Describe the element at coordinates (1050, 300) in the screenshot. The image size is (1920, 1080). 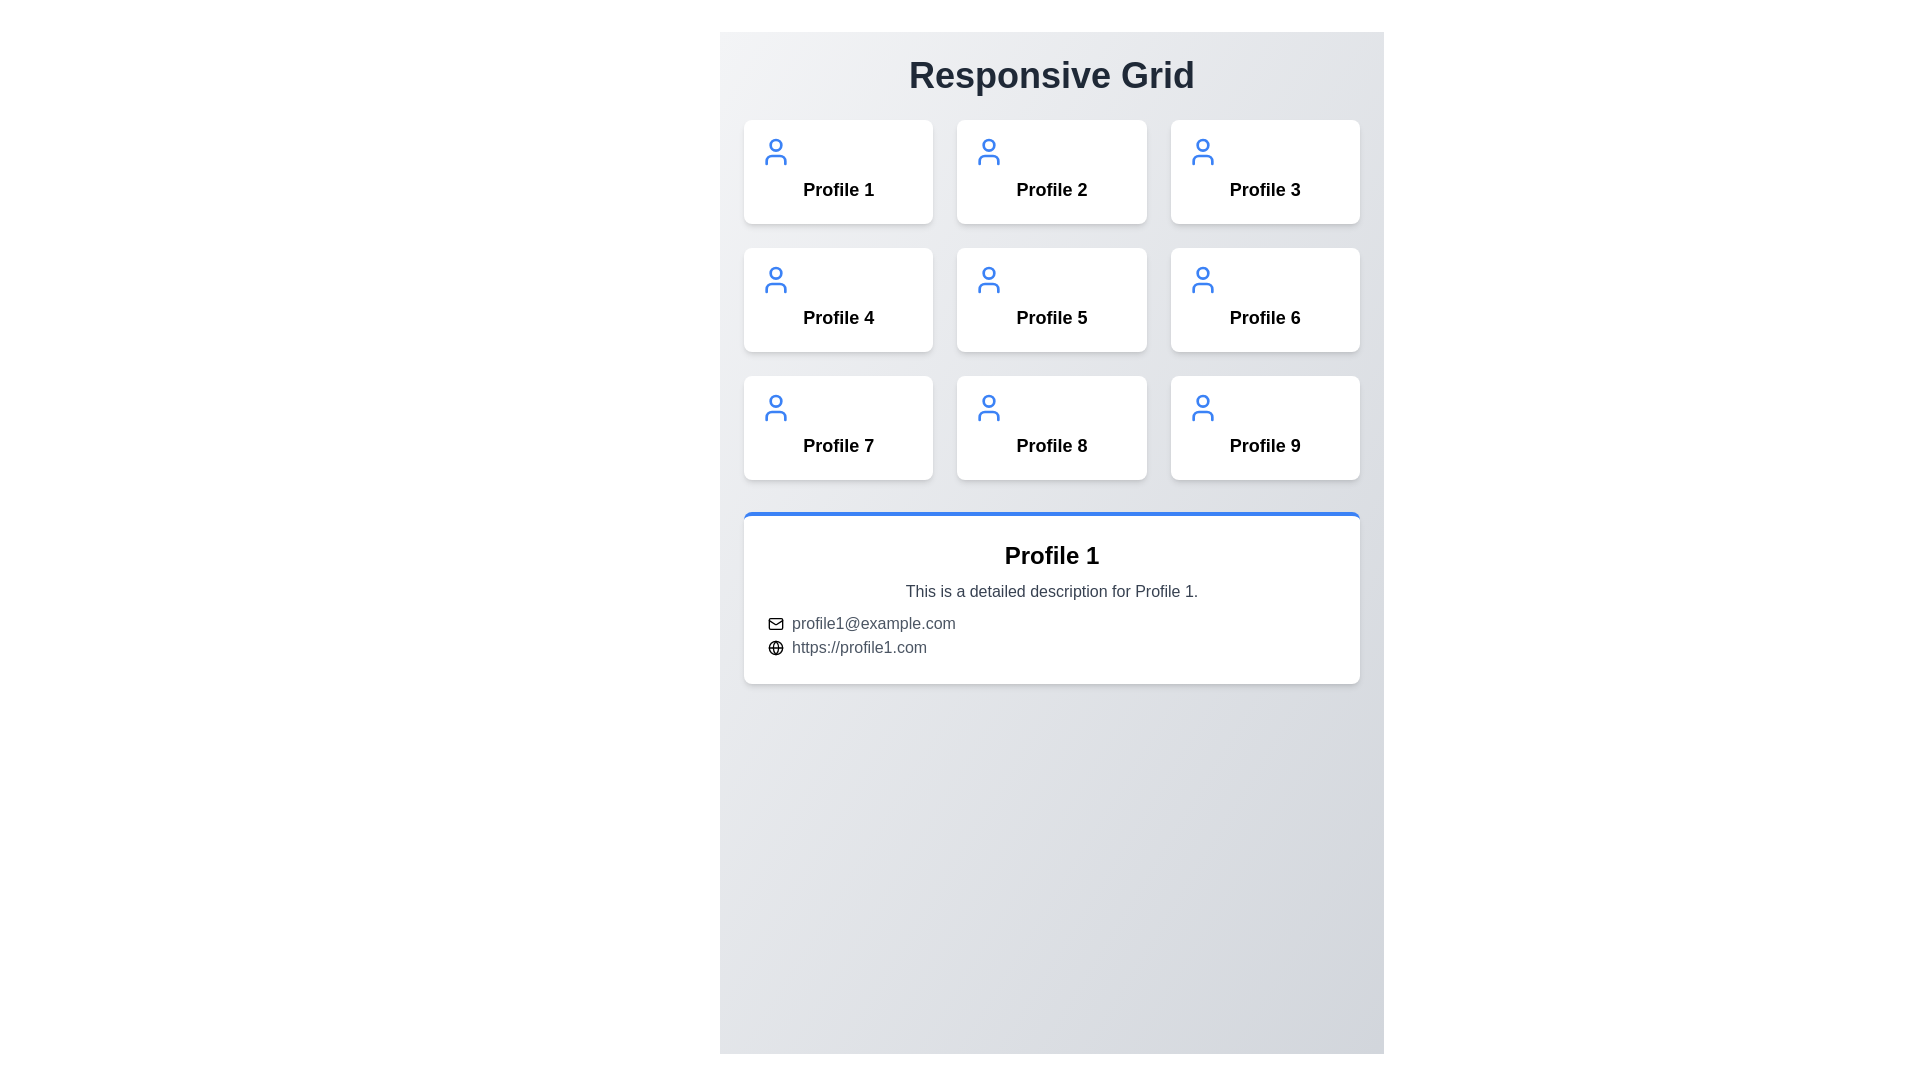
I see `the profile card labeled 'Profile 5' in the grid layout located below the heading 'Responsive Grid'` at that location.